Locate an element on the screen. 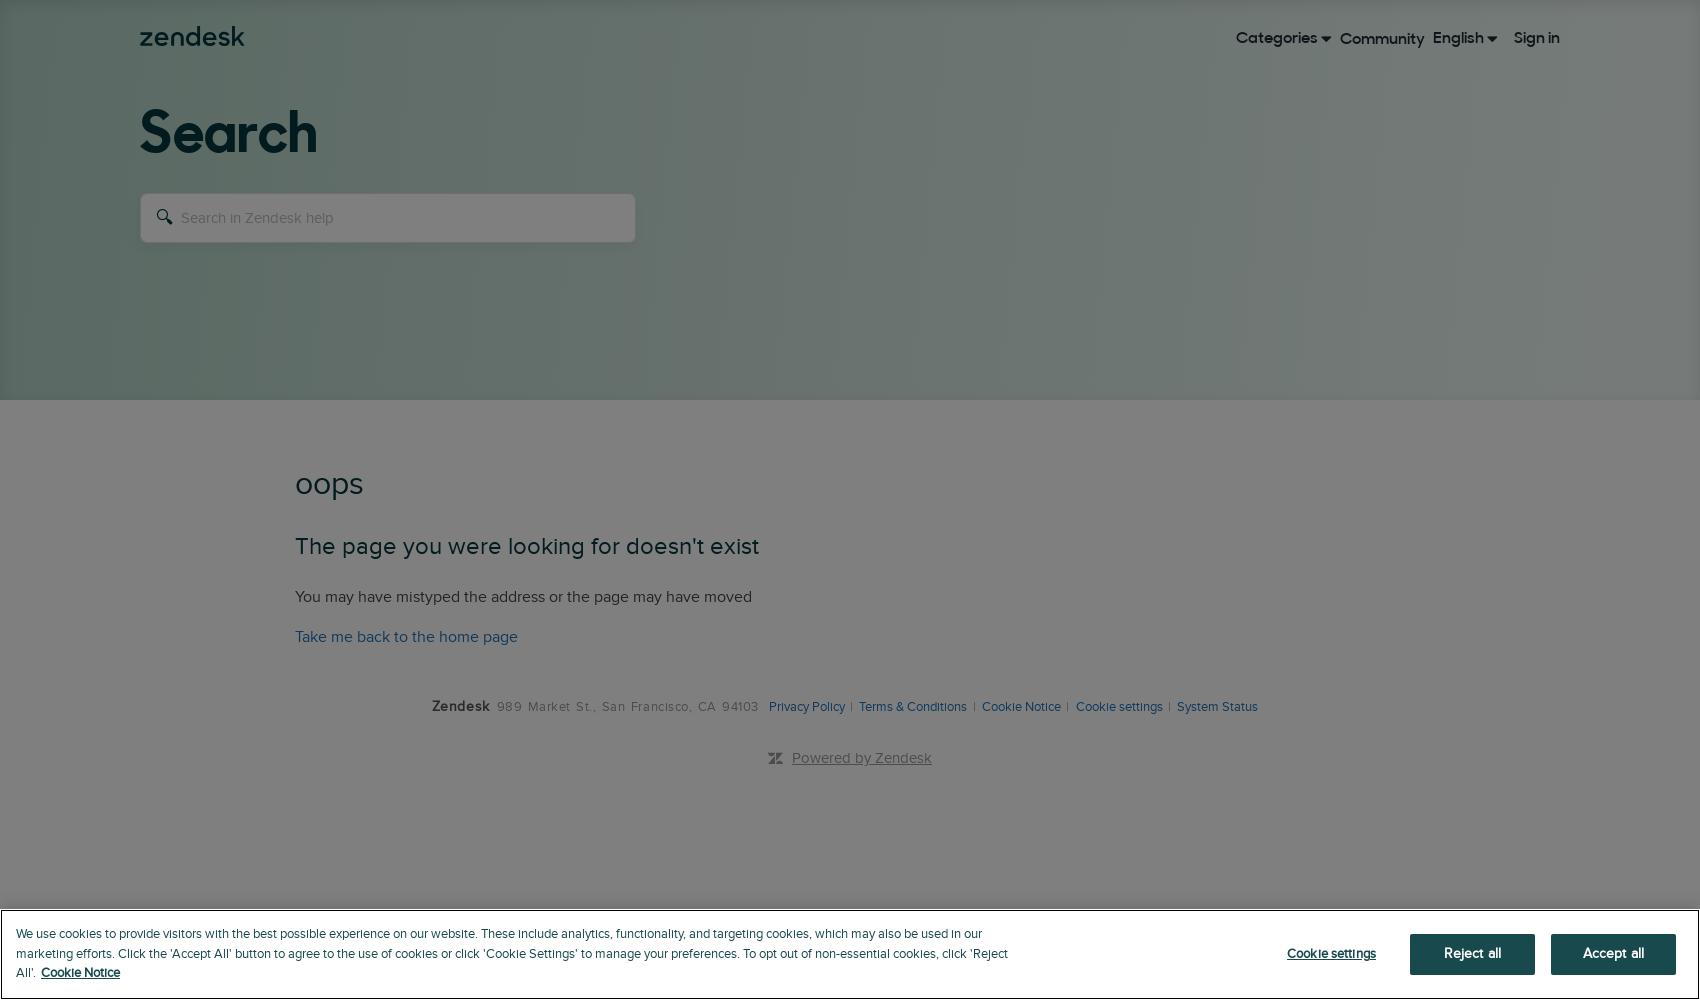 The image size is (1700, 1000). 'Privacy Policy' is located at coordinates (767, 706).